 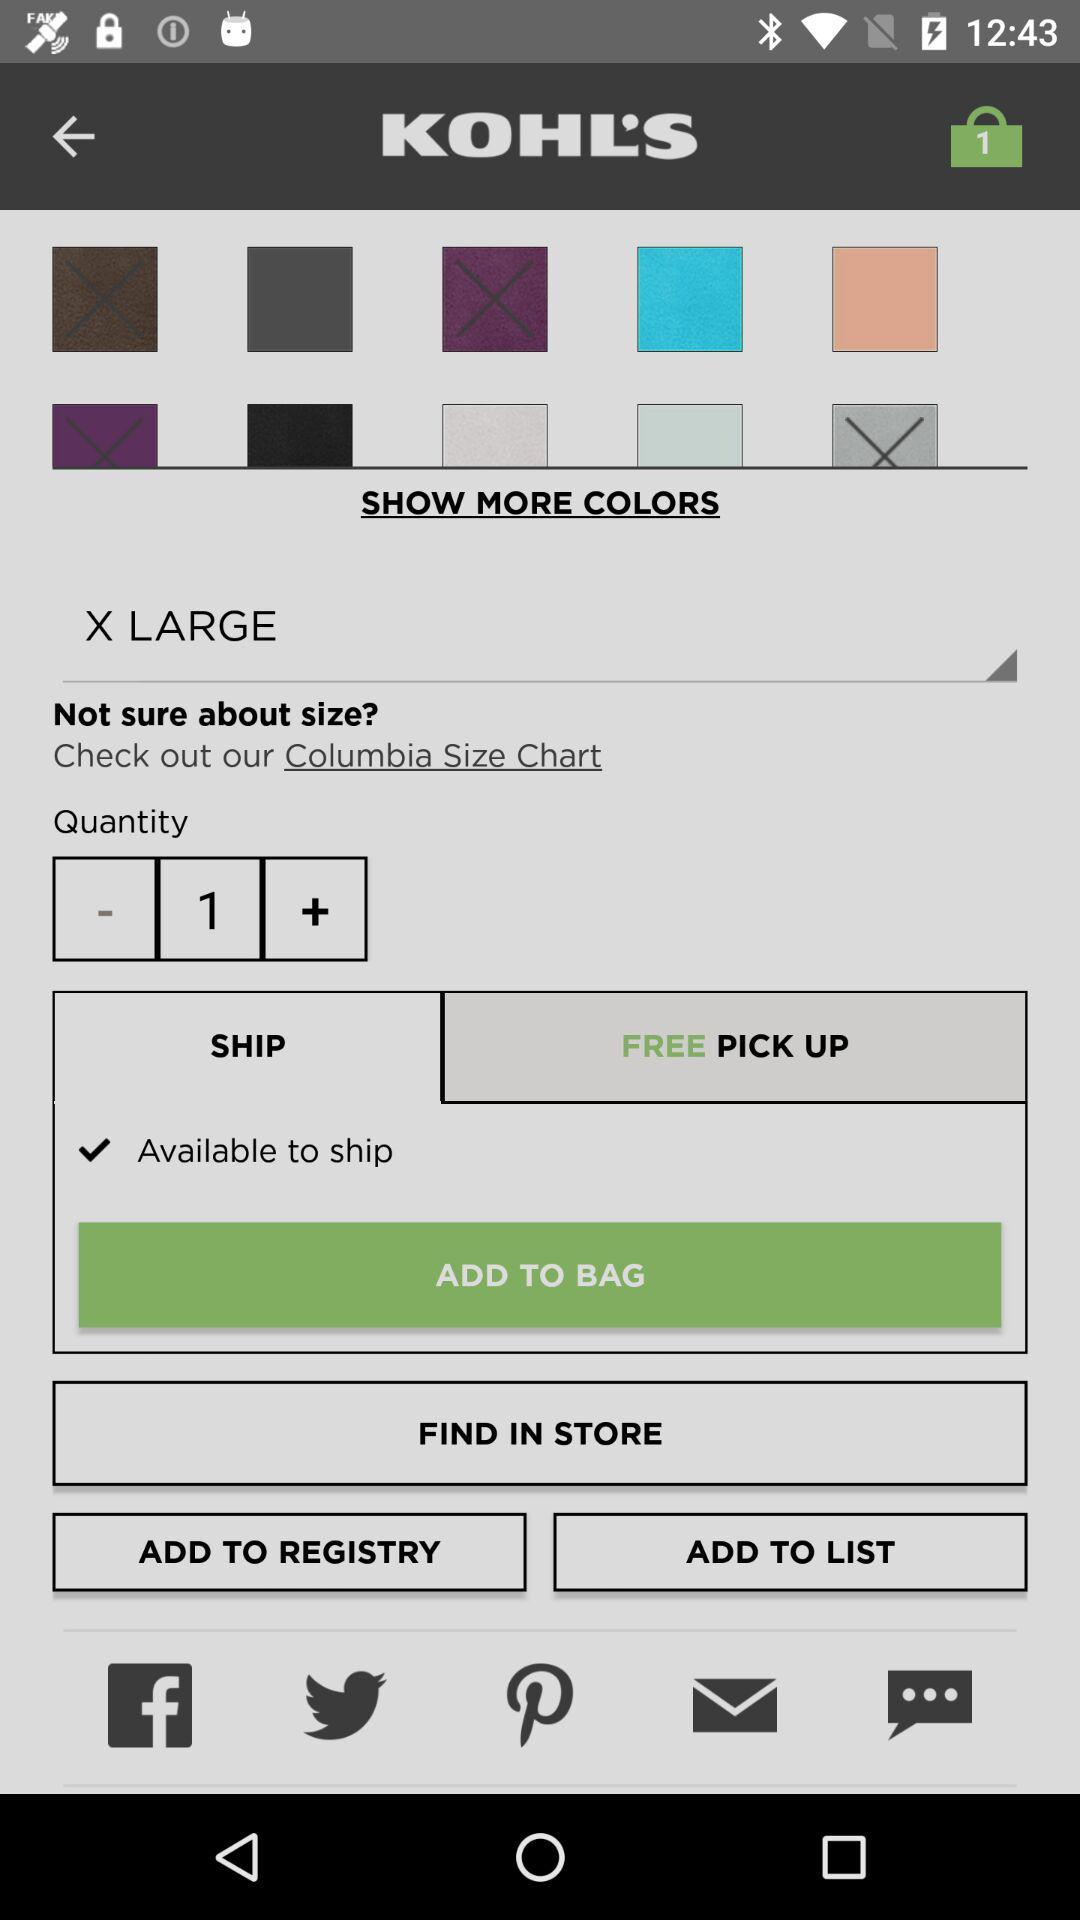 I want to click on the close icon, so click(x=104, y=455).